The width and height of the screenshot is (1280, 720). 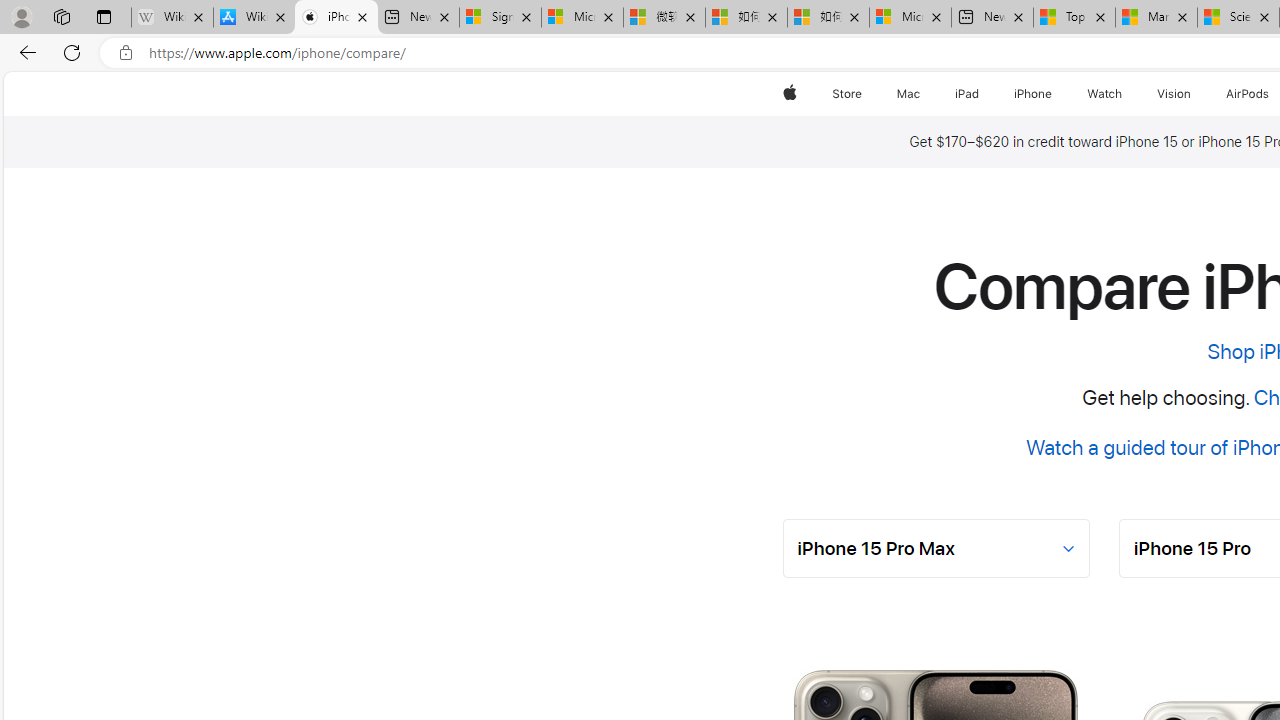 What do you see at coordinates (907, 93) in the screenshot?
I see `'Mac'` at bounding box center [907, 93].